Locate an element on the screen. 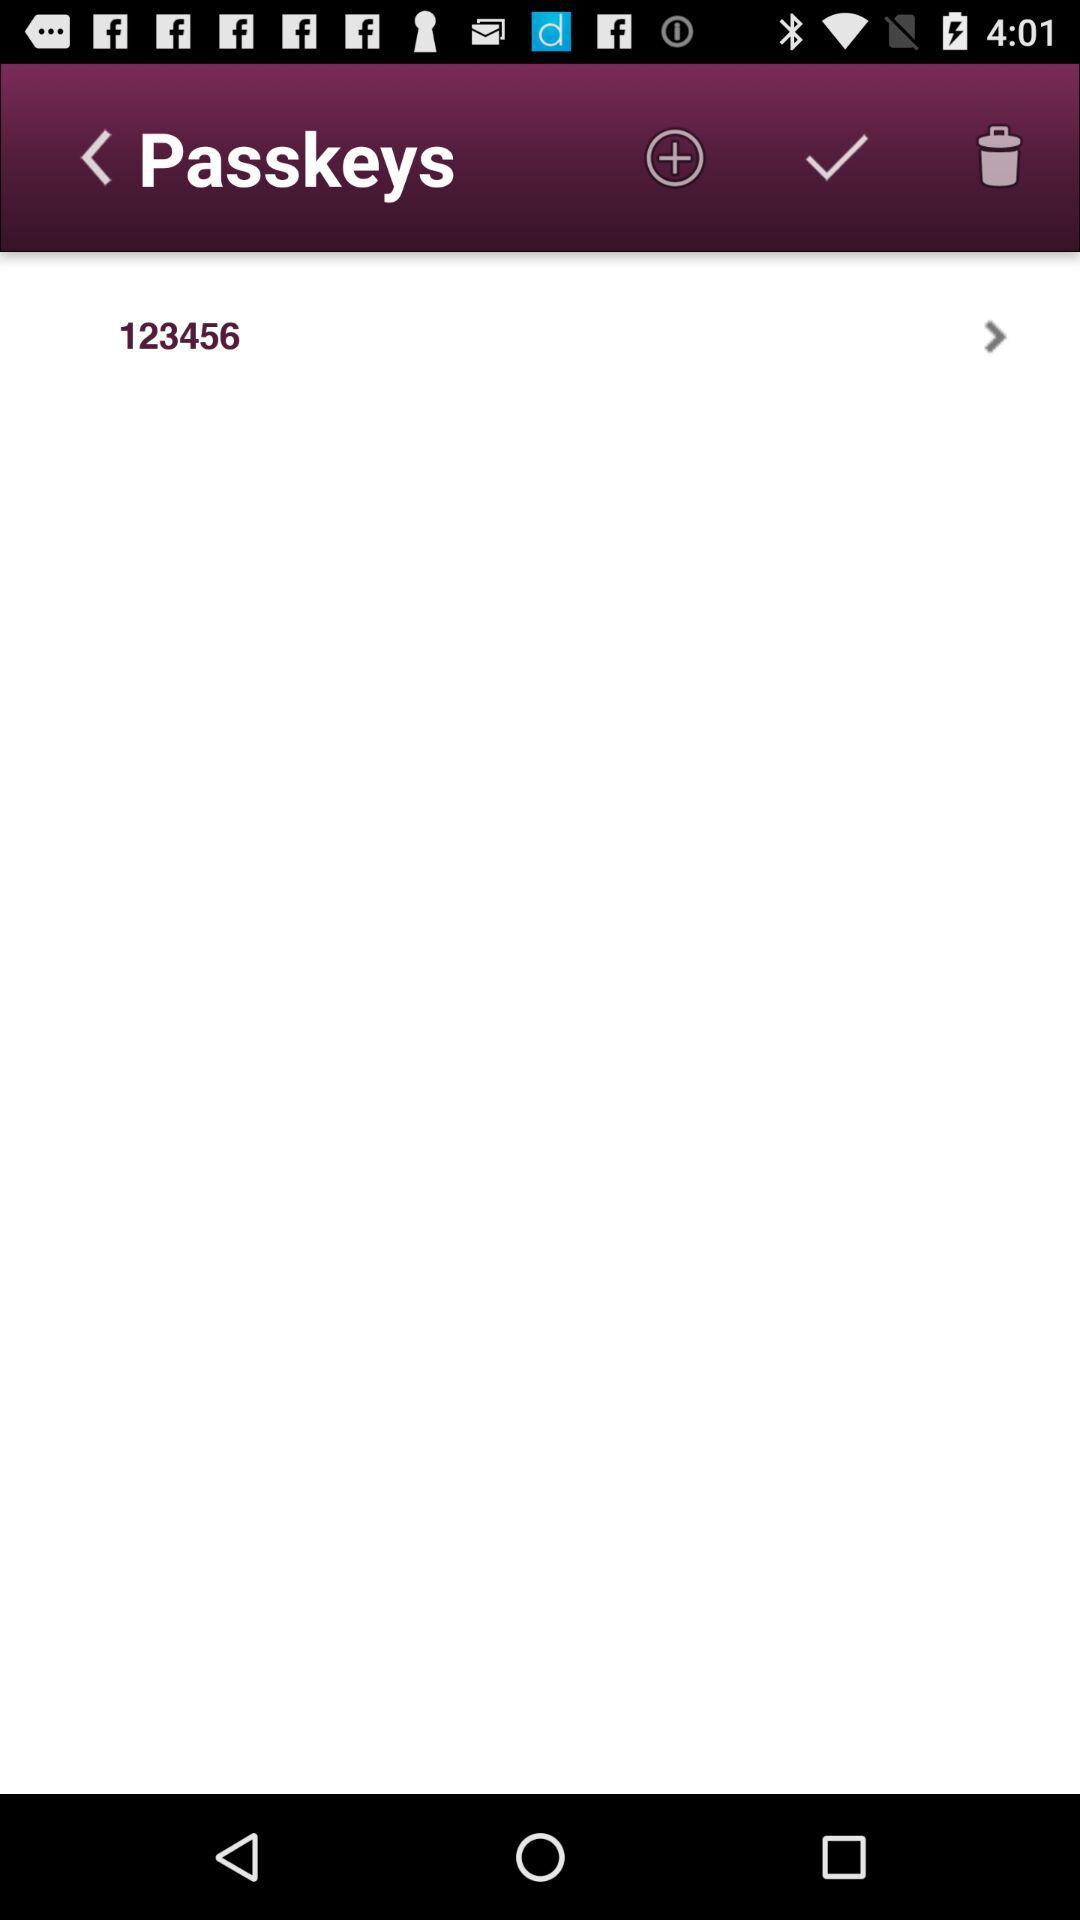 This screenshot has width=1080, height=1920. passkey is located at coordinates (675, 156).